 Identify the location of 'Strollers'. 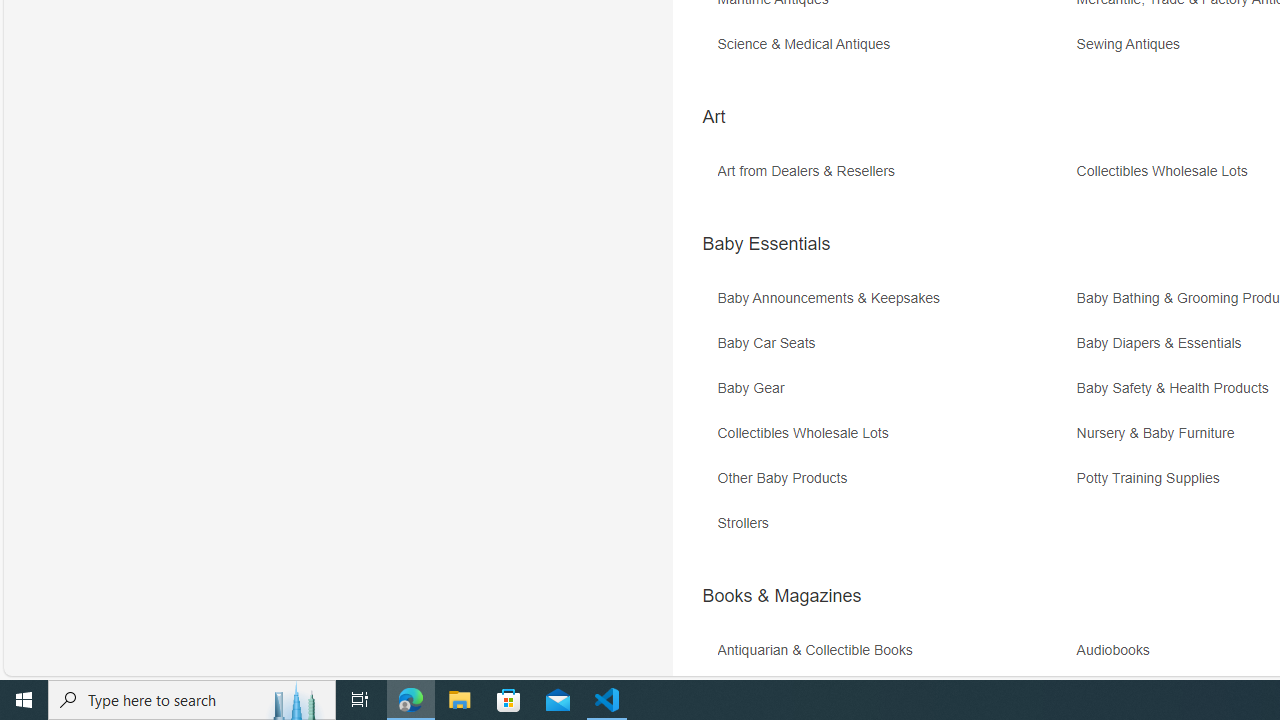
(893, 529).